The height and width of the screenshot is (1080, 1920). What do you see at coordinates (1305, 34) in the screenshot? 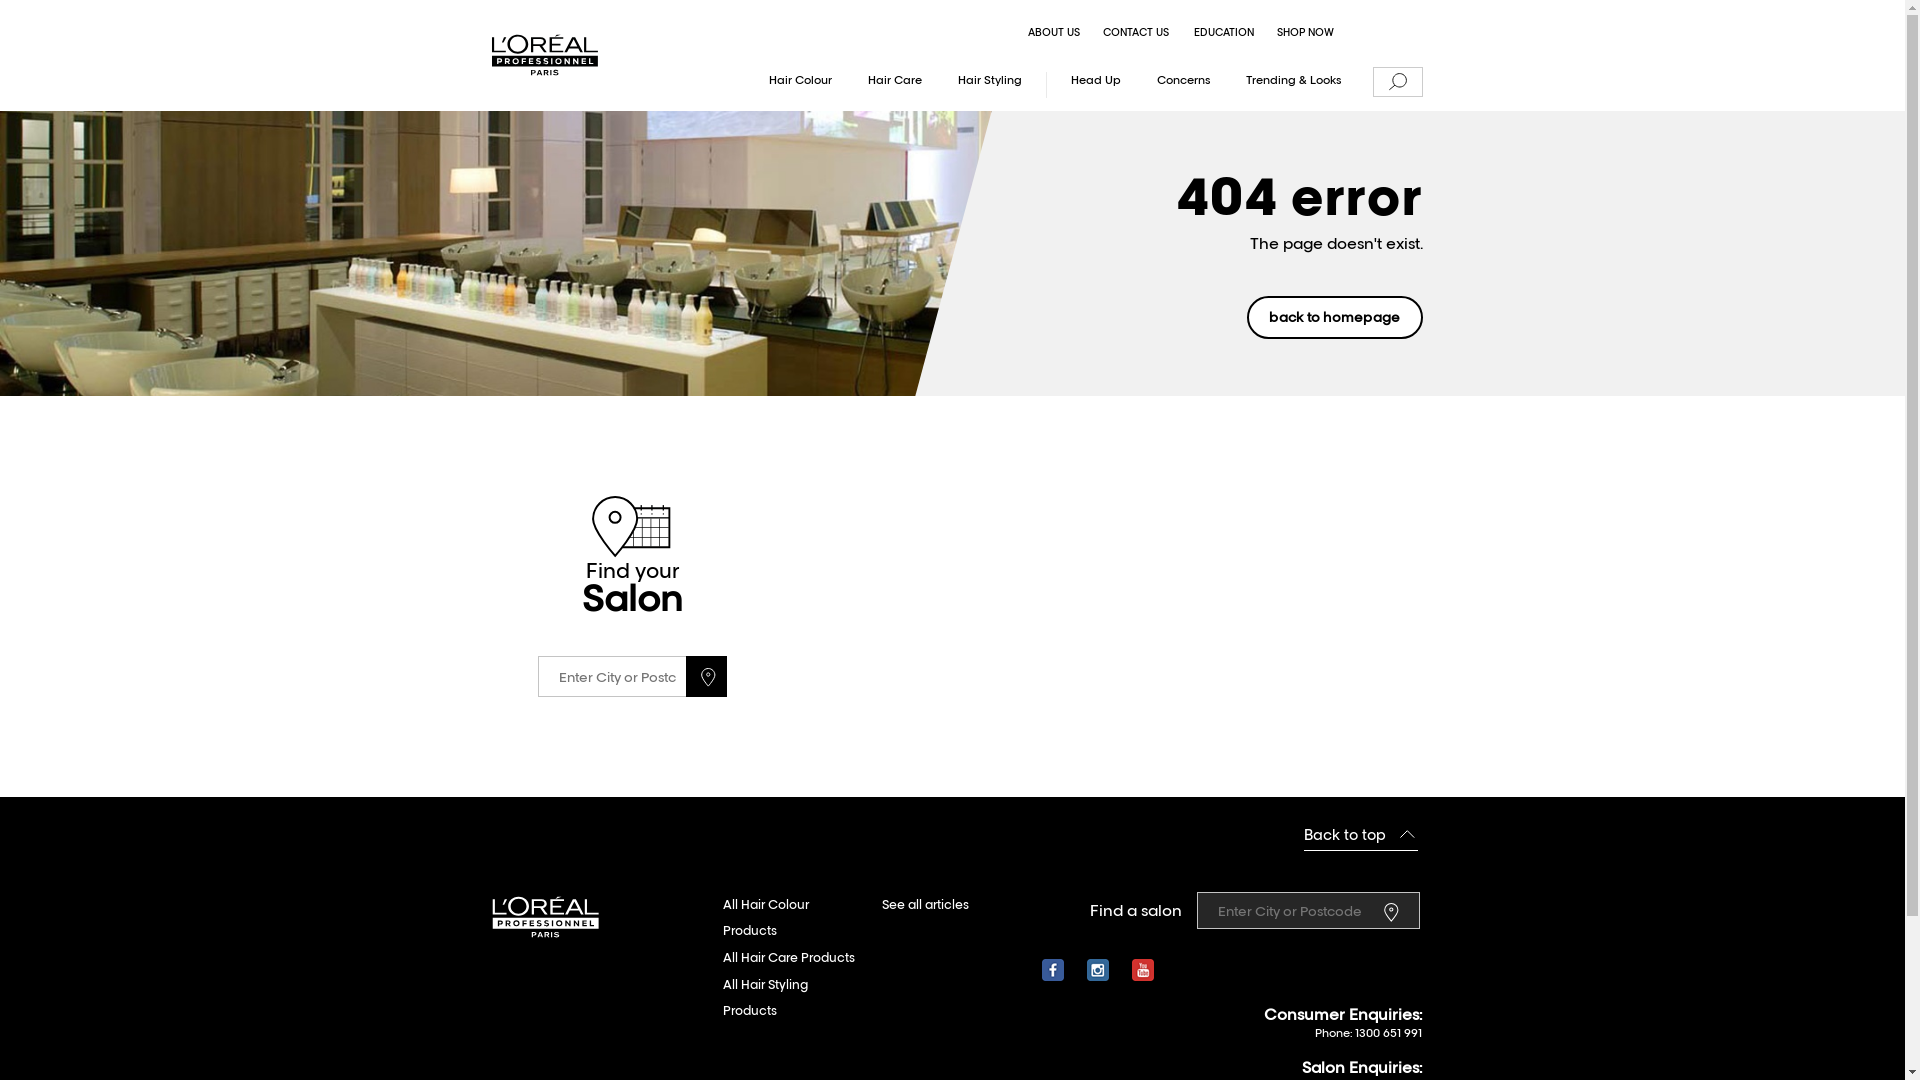
I see `'SHOP NOW'` at bounding box center [1305, 34].